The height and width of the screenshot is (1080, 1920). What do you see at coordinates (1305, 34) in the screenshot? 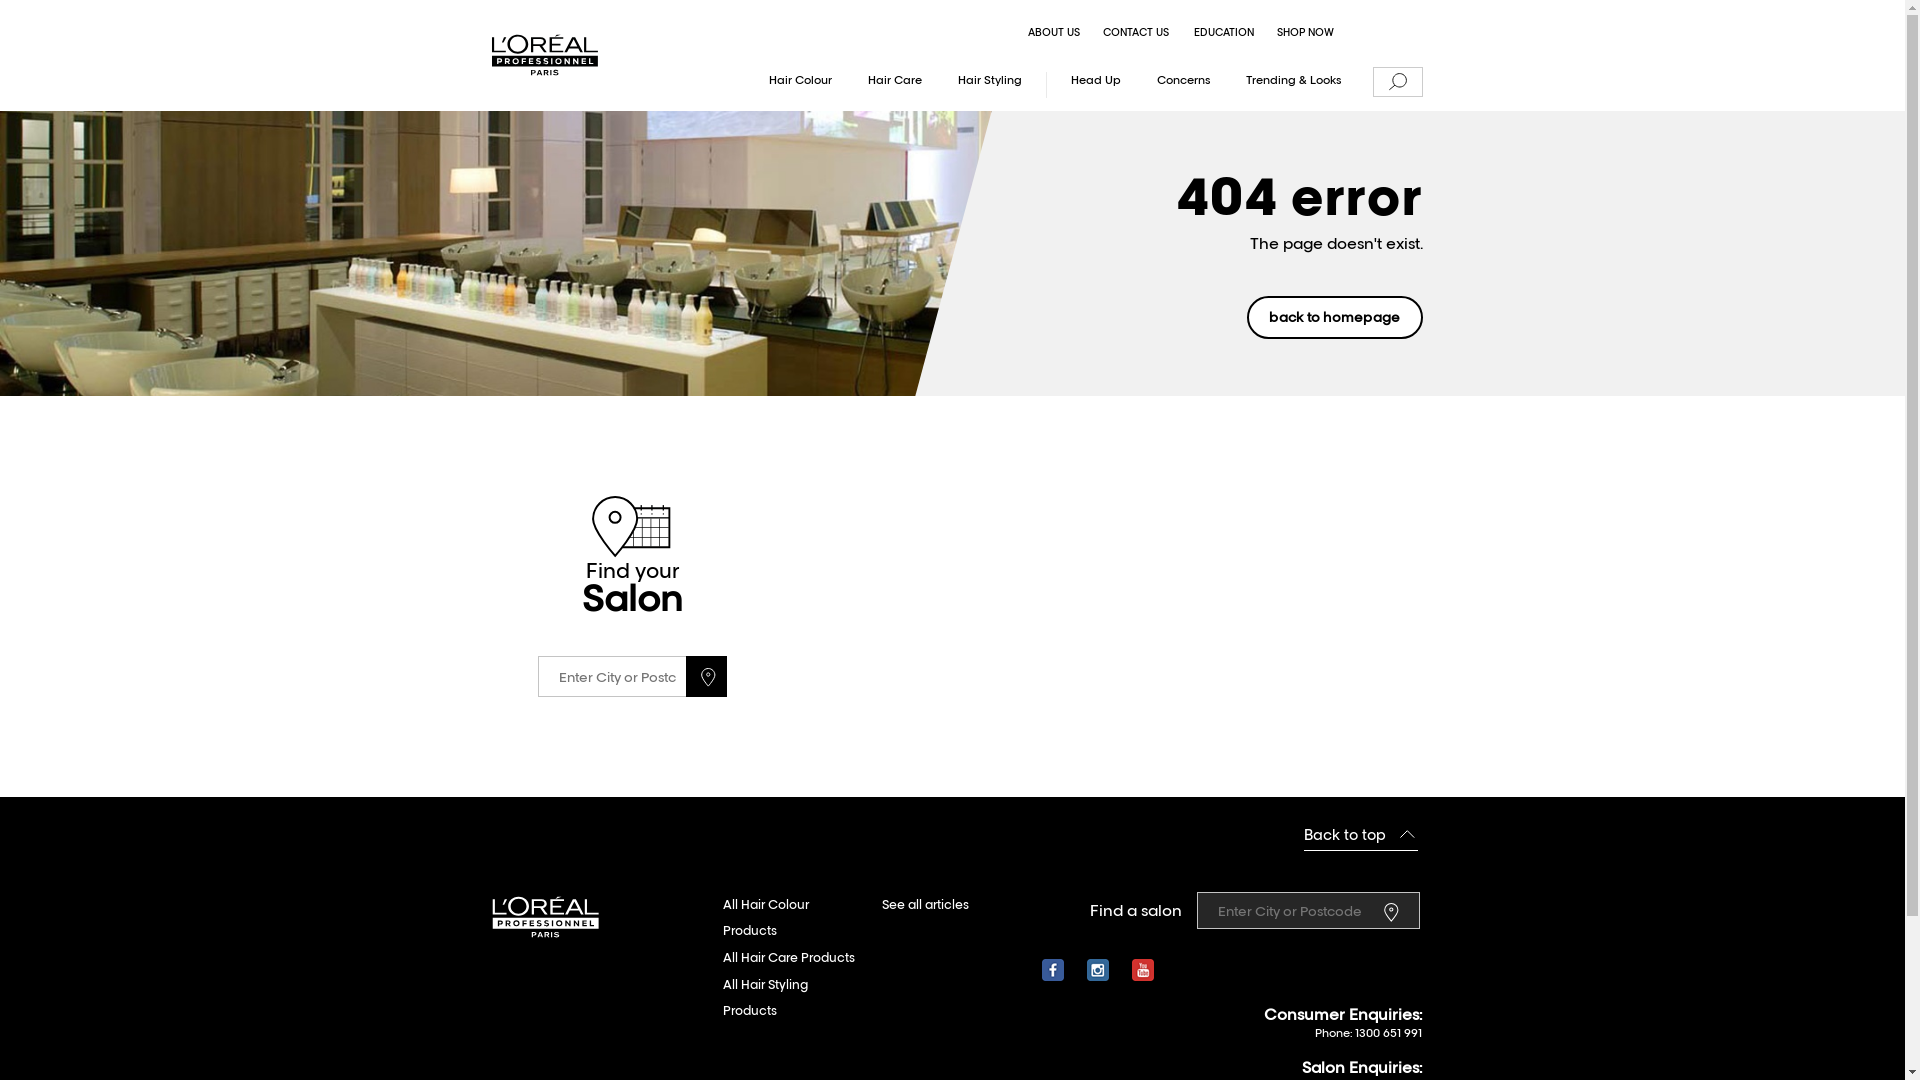
I see `'SHOP NOW'` at bounding box center [1305, 34].